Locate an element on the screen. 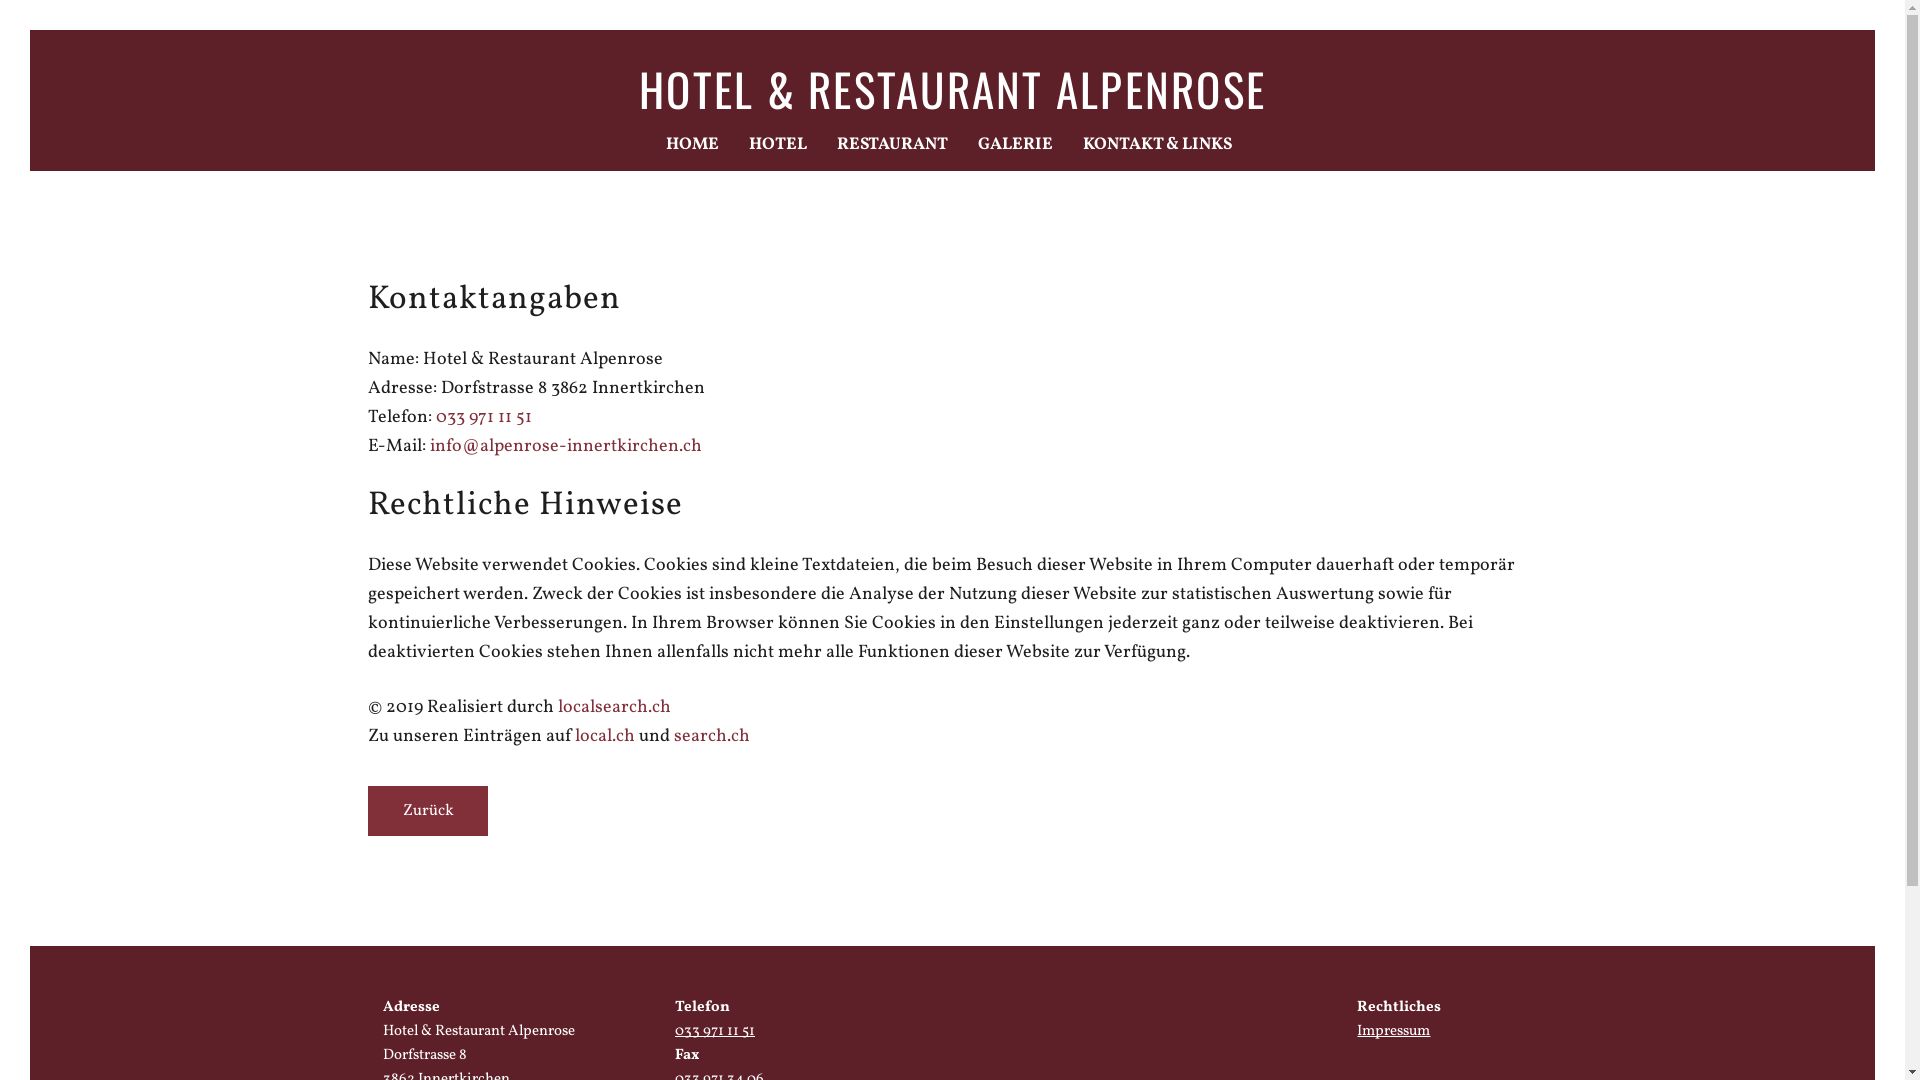  'info@alpenrose-innertkirchen.ch' is located at coordinates (565, 445).